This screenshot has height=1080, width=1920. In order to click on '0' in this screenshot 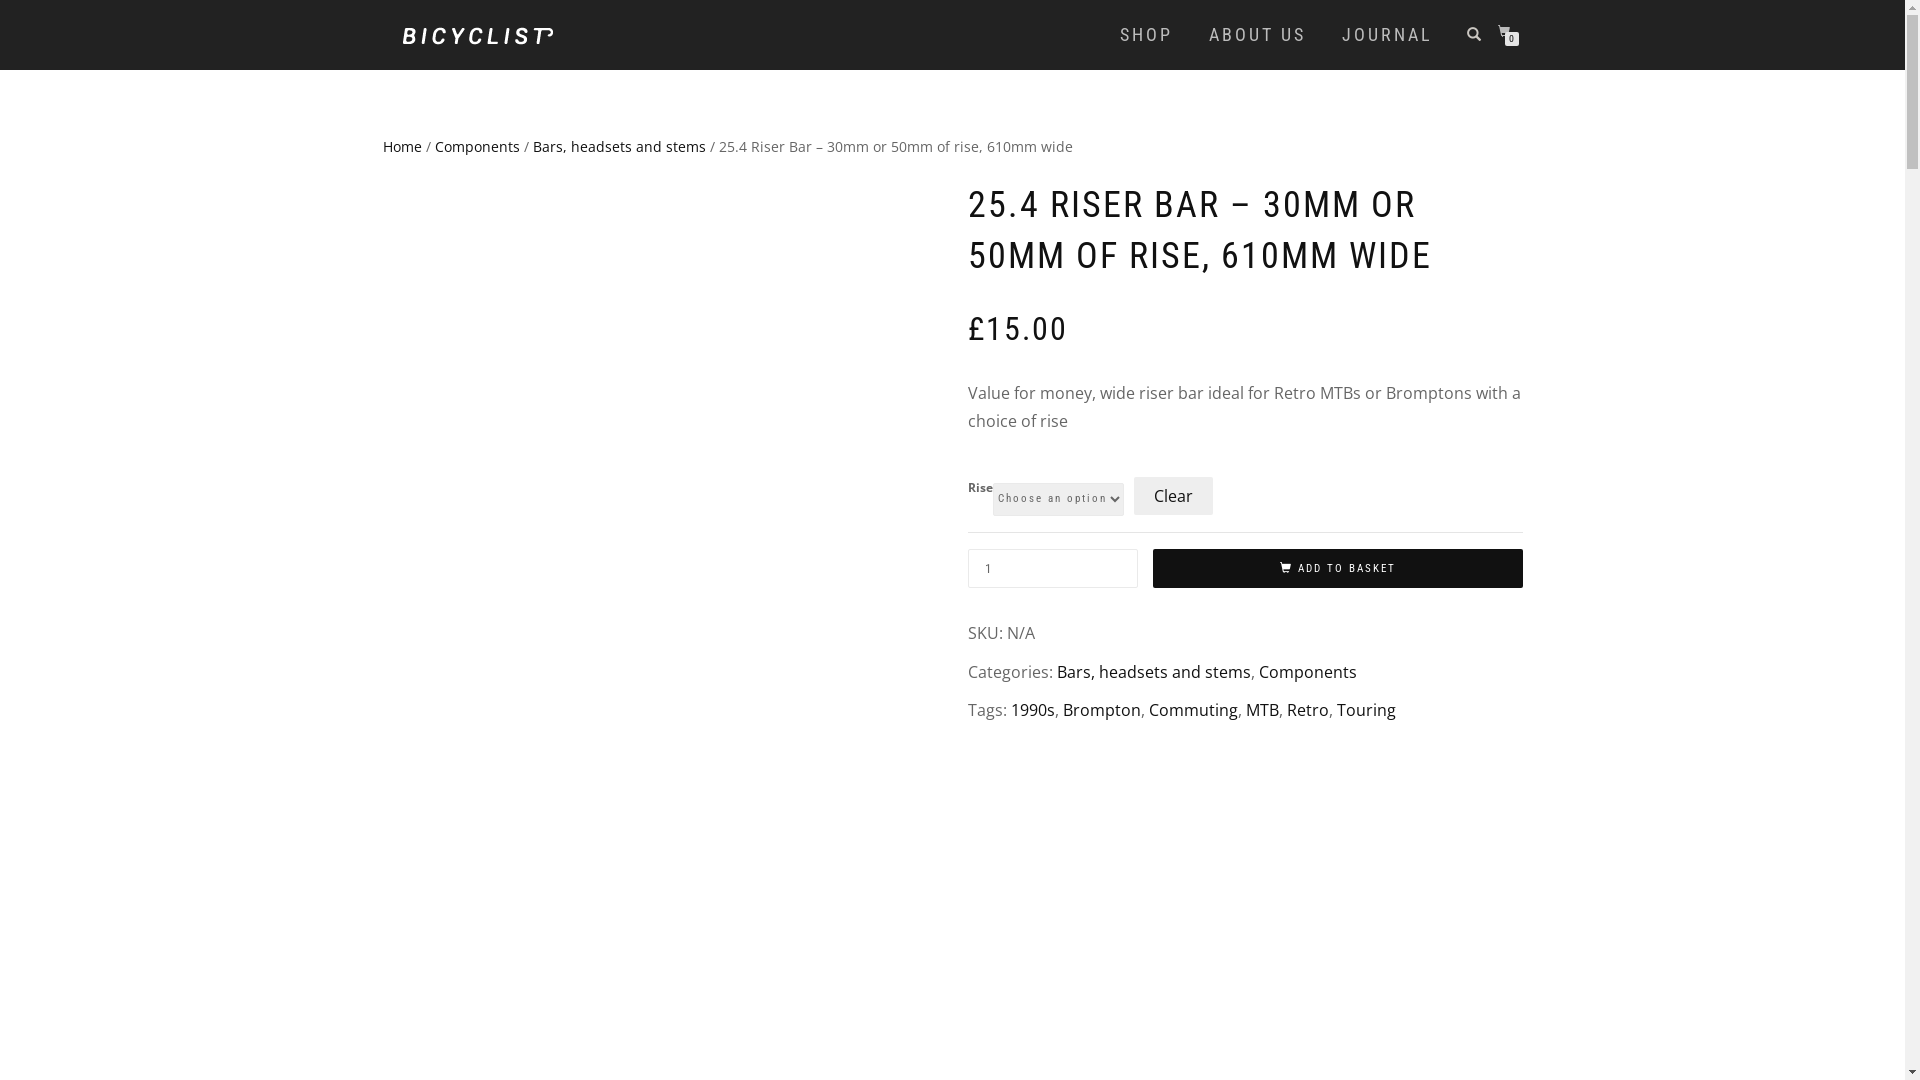, I will do `click(1497, 32)`.